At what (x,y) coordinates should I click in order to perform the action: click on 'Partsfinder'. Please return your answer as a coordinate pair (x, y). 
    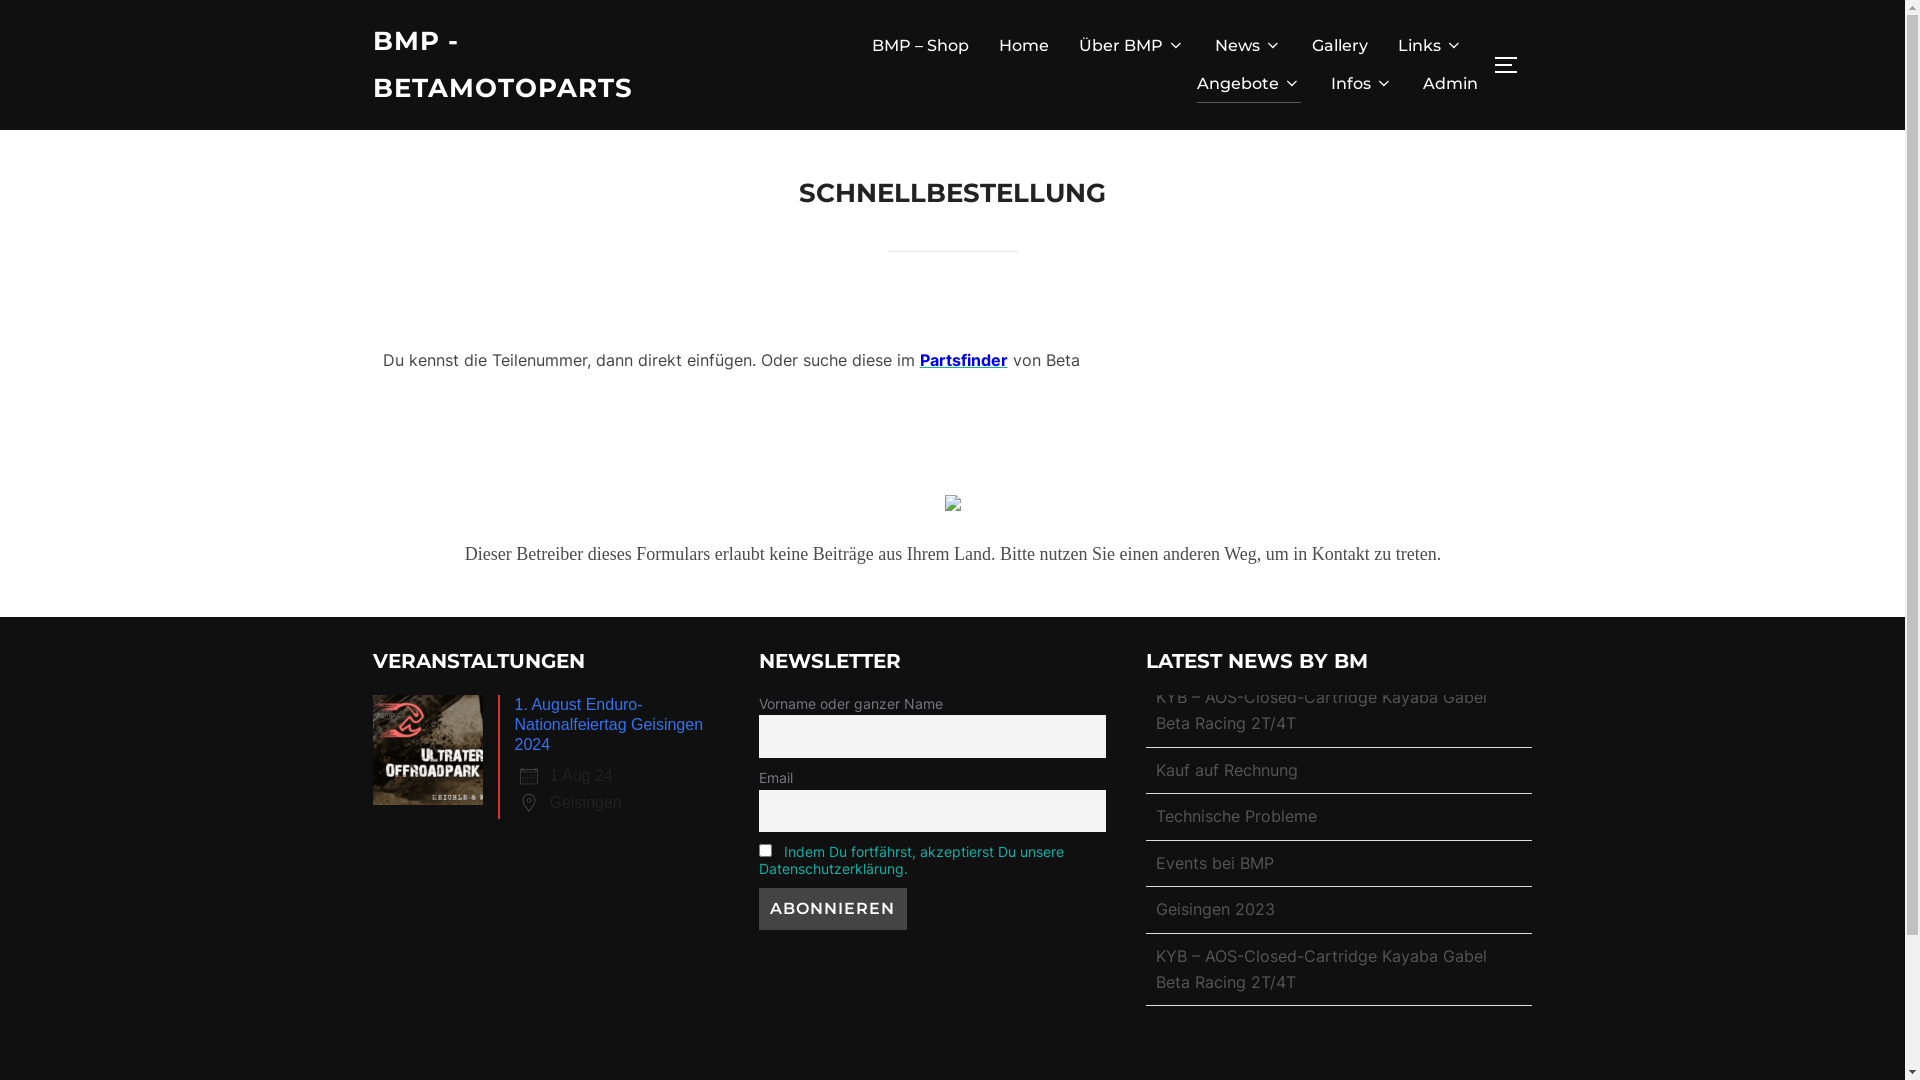
    Looking at the image, I should click on (964, 358).